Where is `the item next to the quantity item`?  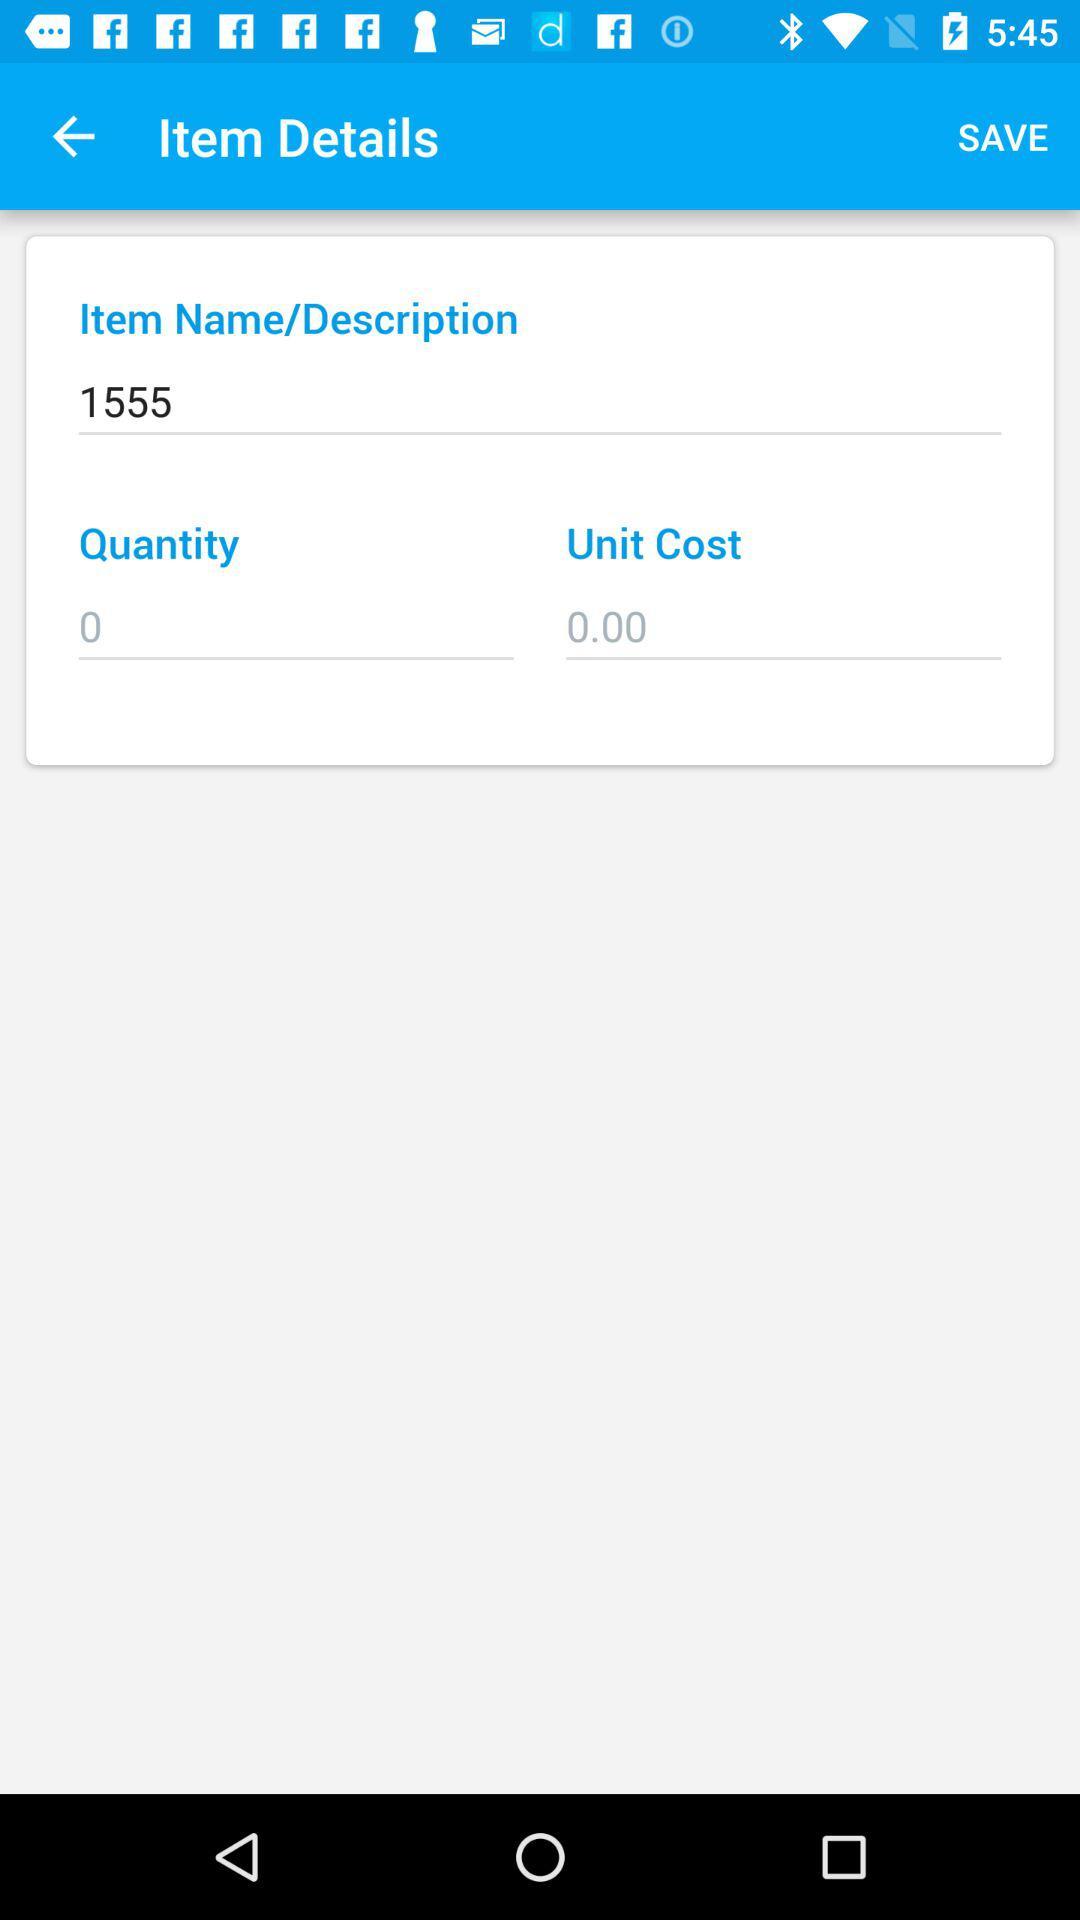 the item next to the quantity item is located at coordinates (782, 611).